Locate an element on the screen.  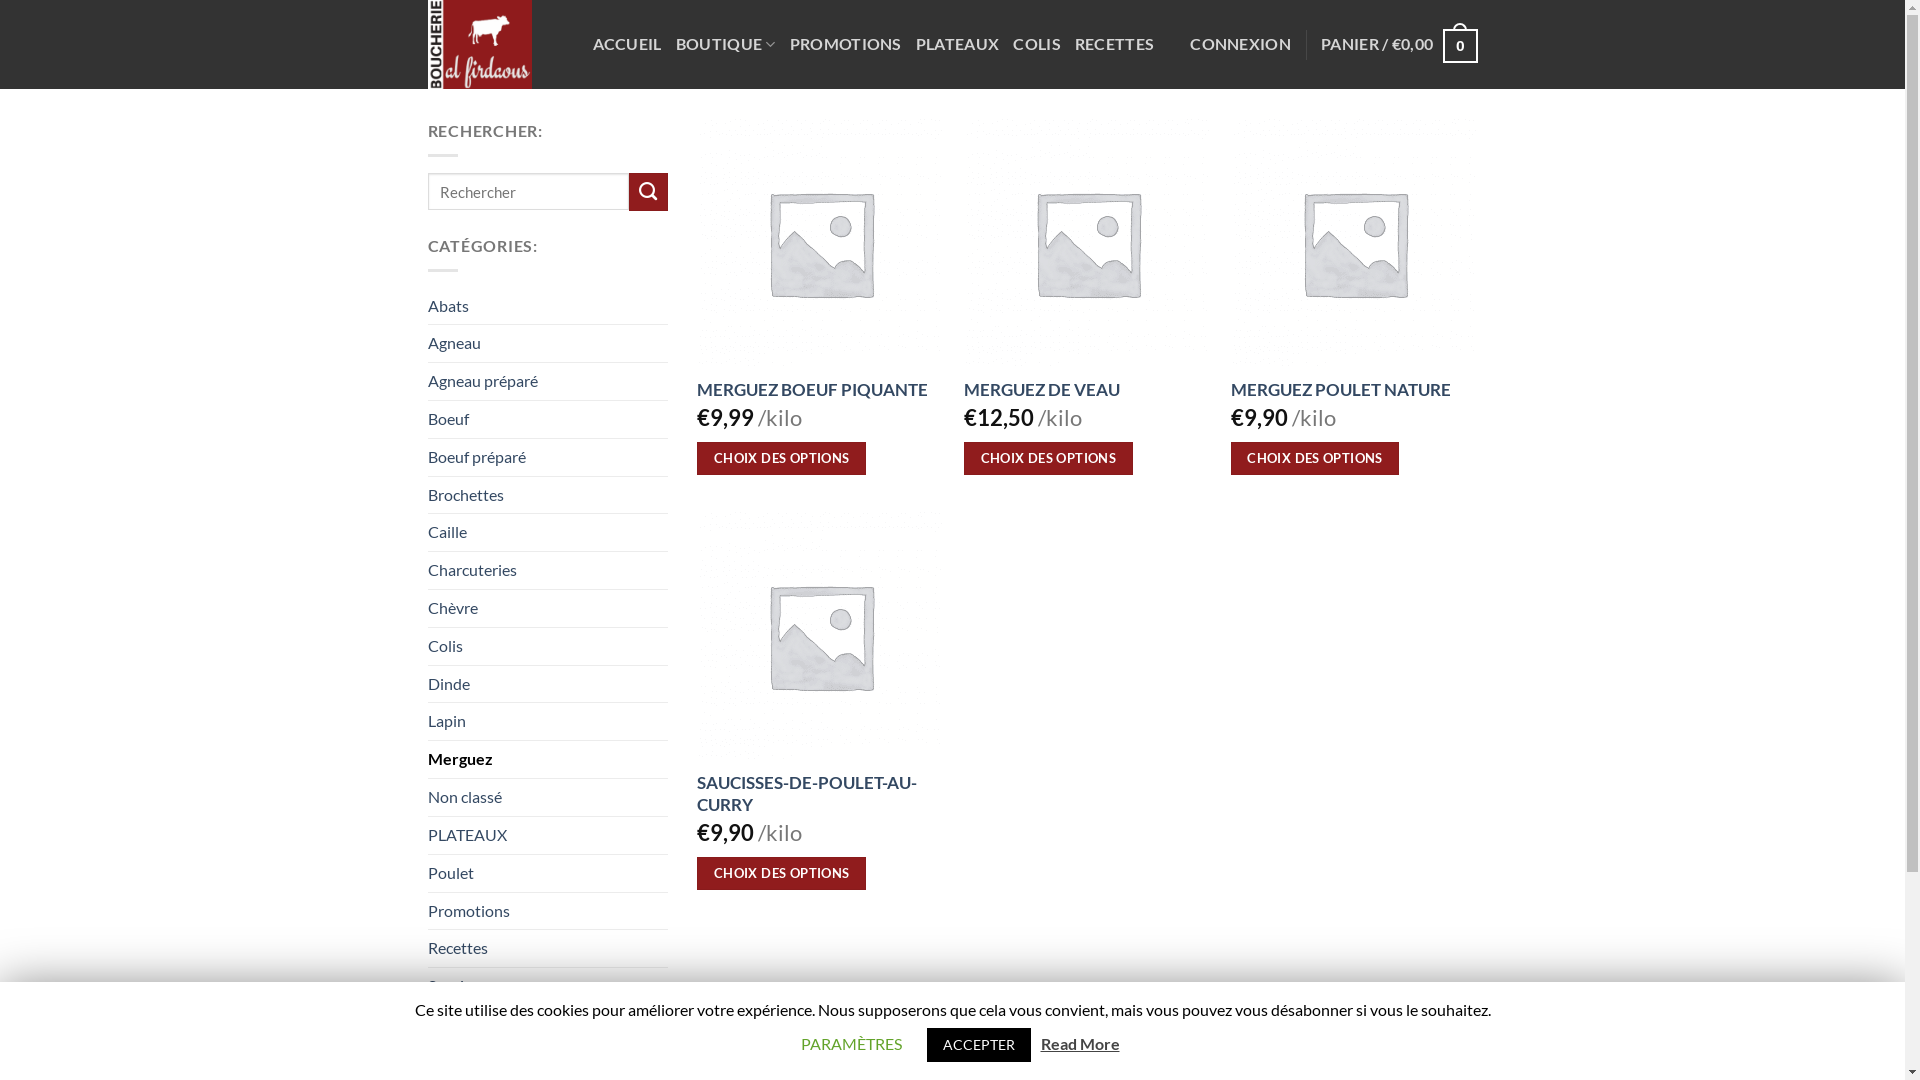
'Lapin' is located at coordinates (547, 721).